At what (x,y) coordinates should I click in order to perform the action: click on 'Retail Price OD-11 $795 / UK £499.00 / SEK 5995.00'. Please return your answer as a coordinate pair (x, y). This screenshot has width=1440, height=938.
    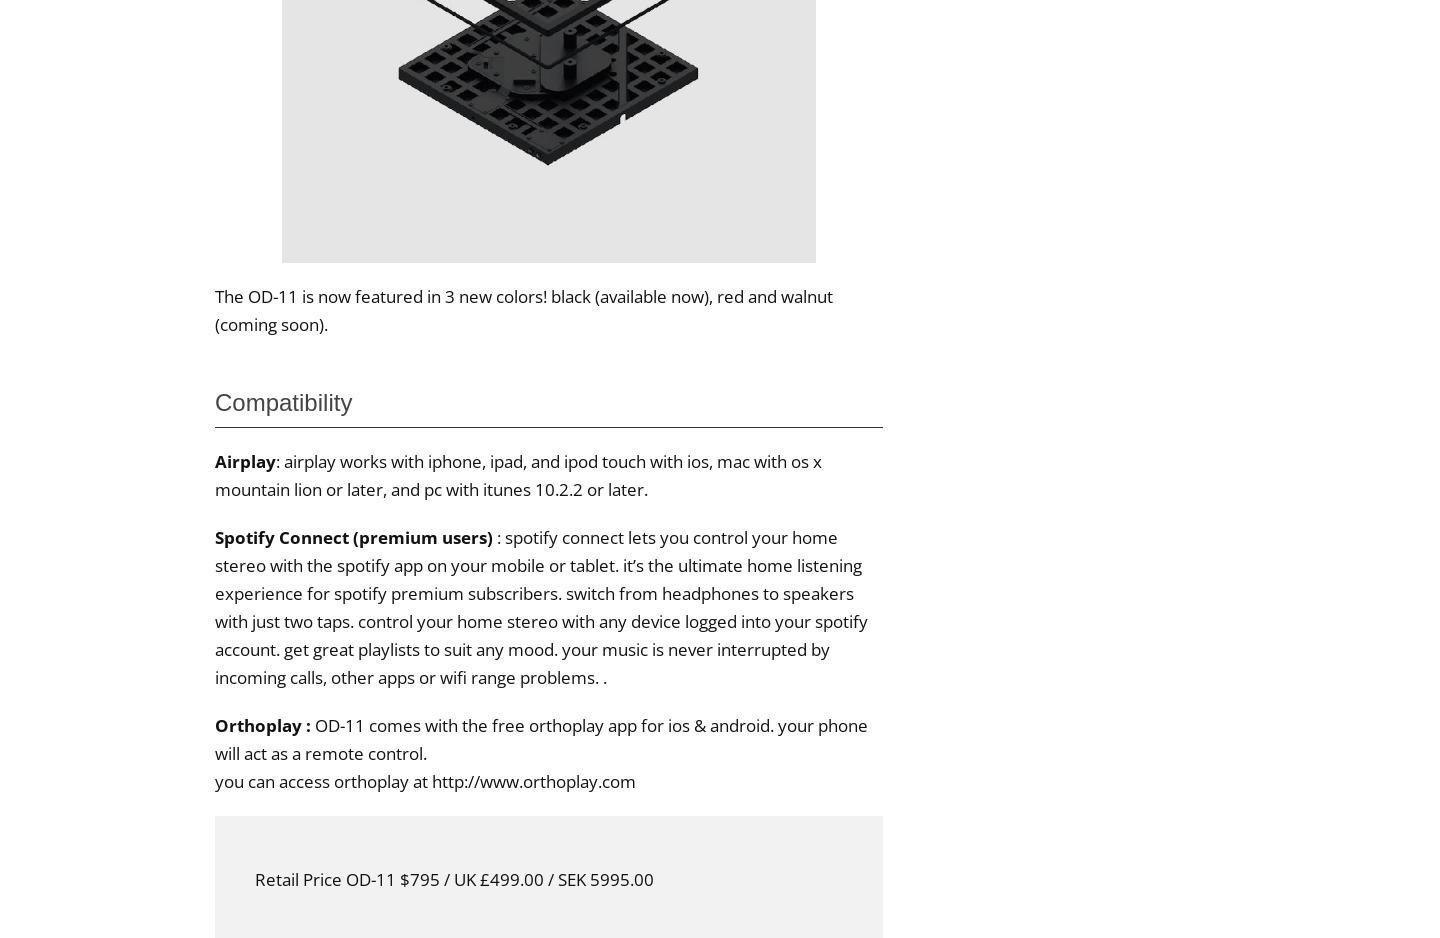
    Looking at the image, I should click on (454, 878).